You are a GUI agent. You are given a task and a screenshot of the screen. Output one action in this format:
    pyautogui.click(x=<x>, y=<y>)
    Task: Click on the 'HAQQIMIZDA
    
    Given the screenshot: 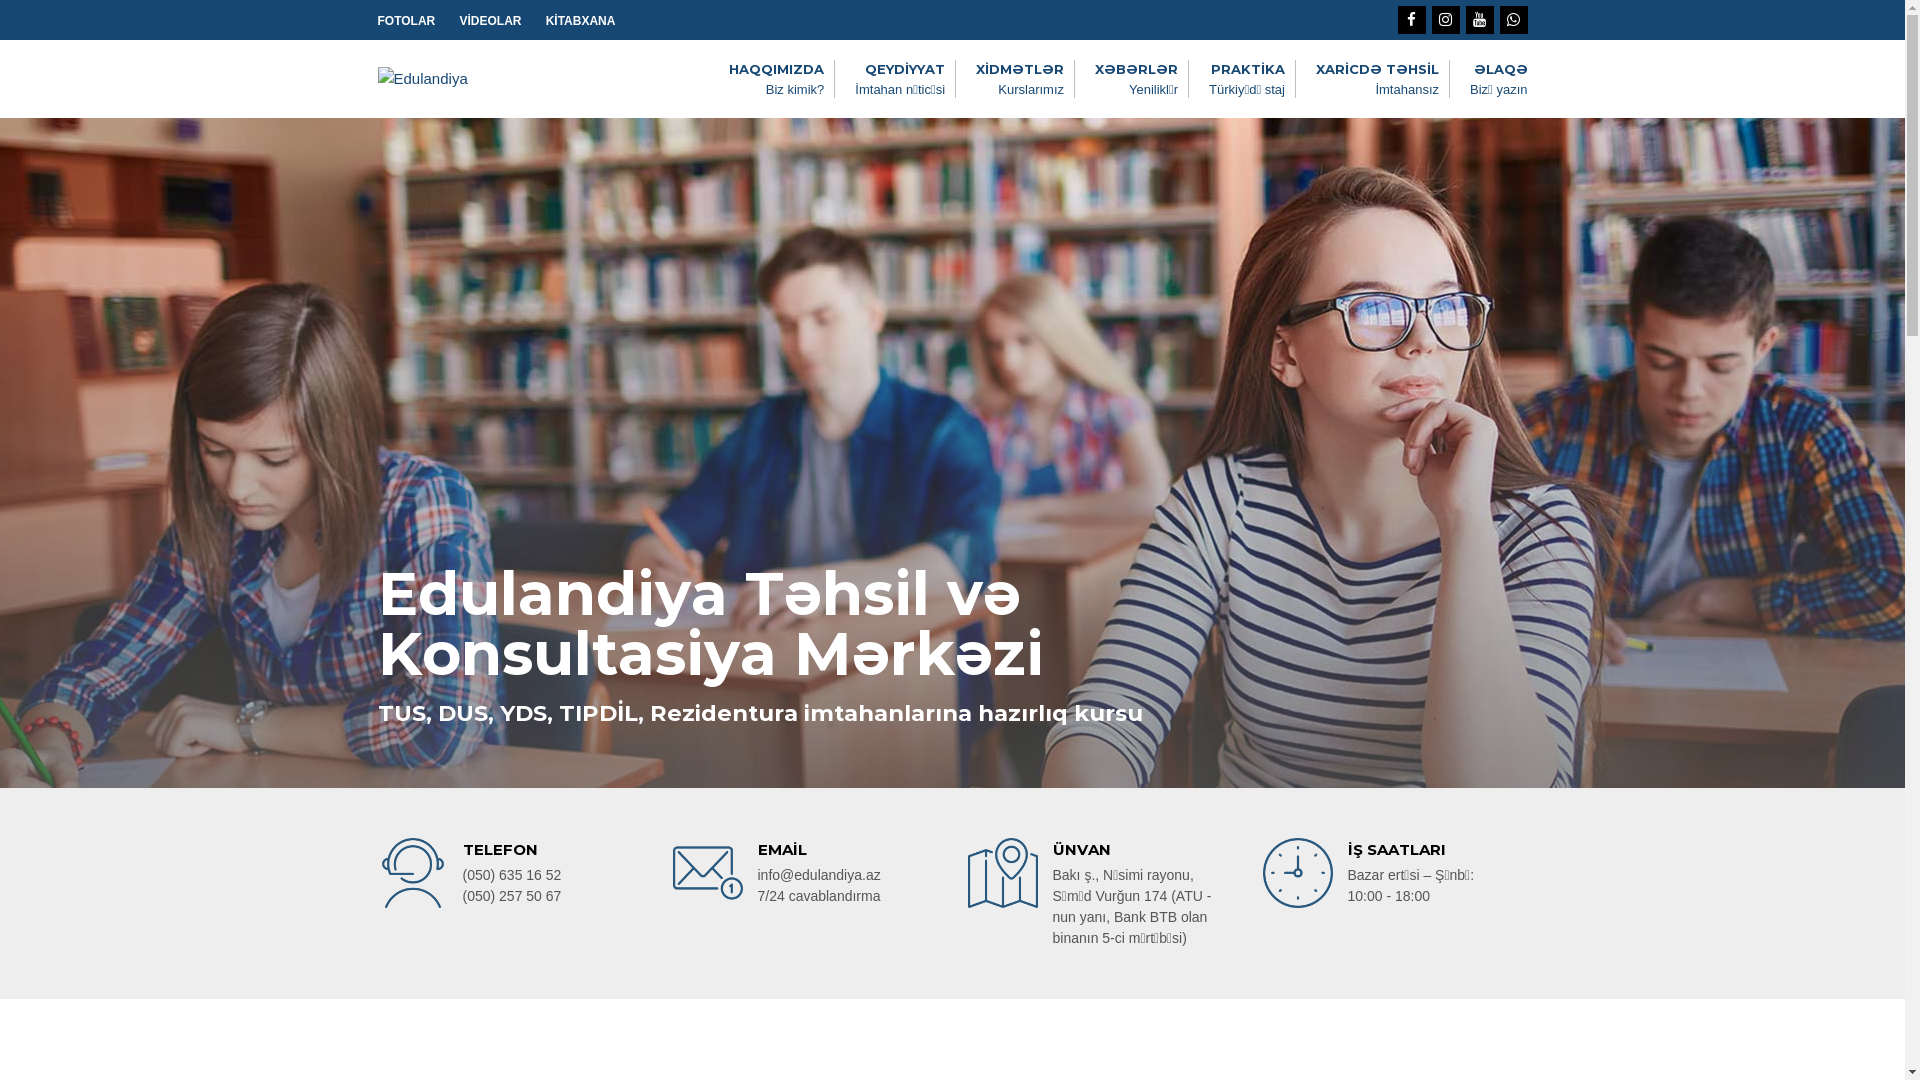 What is the action you would take?
    pyautogui.click(x=728, y=78)
    